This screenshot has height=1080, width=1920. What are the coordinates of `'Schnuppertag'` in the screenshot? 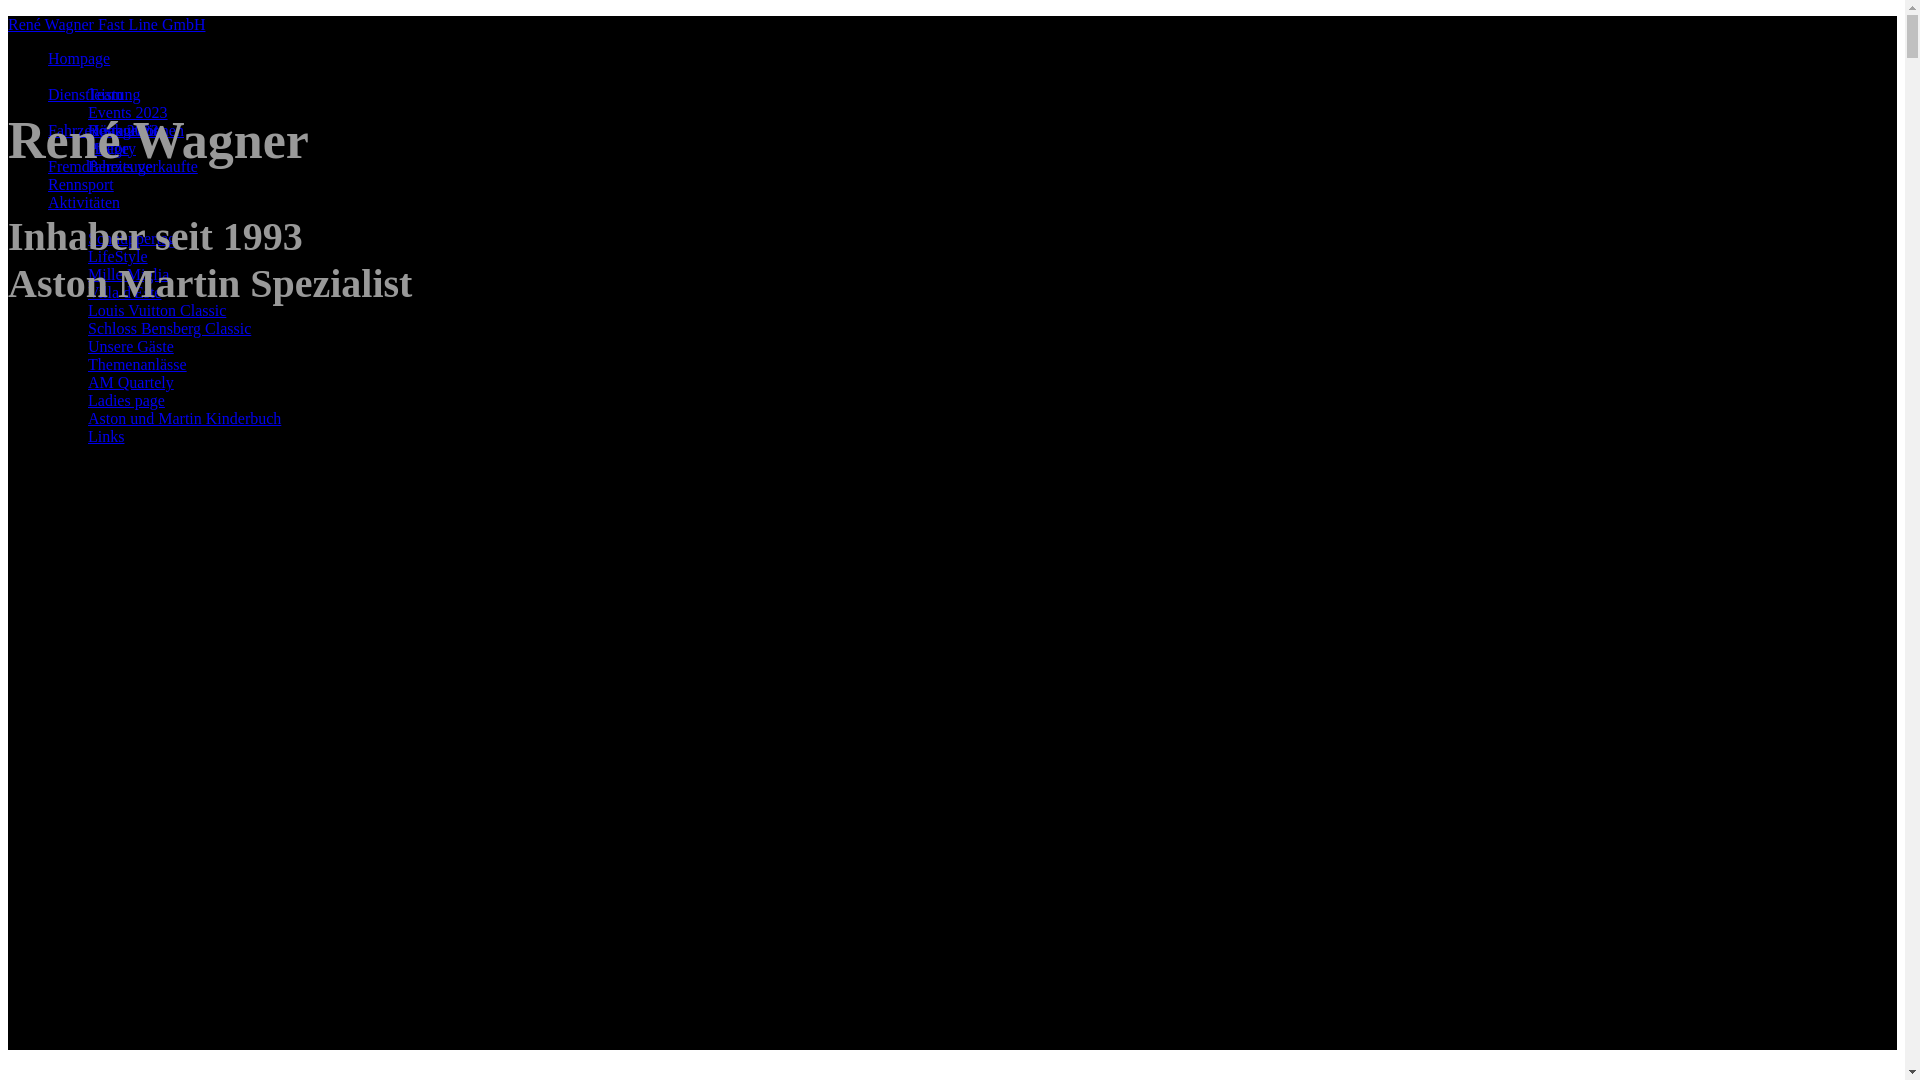 It's located at (130, 237).